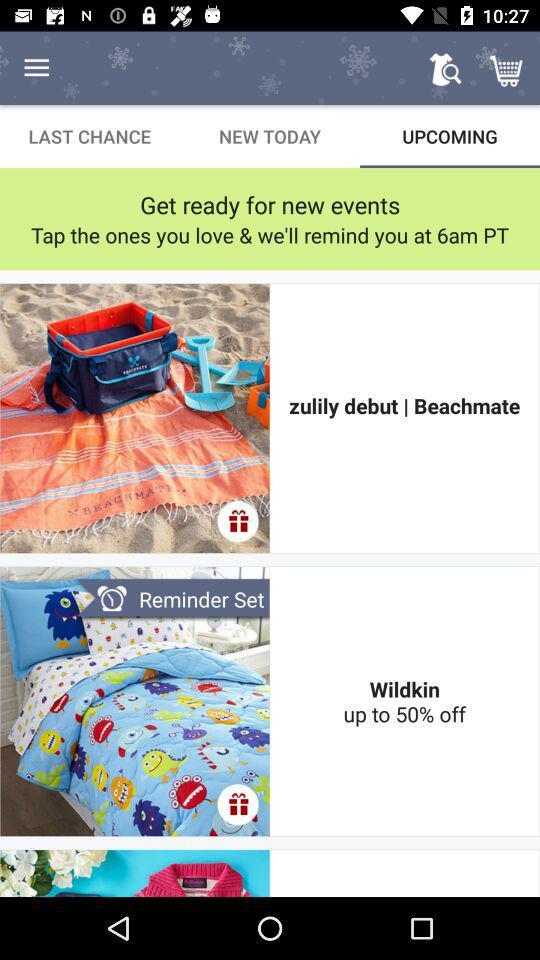  I want to click on the little lovely layered, so click(404, 872).